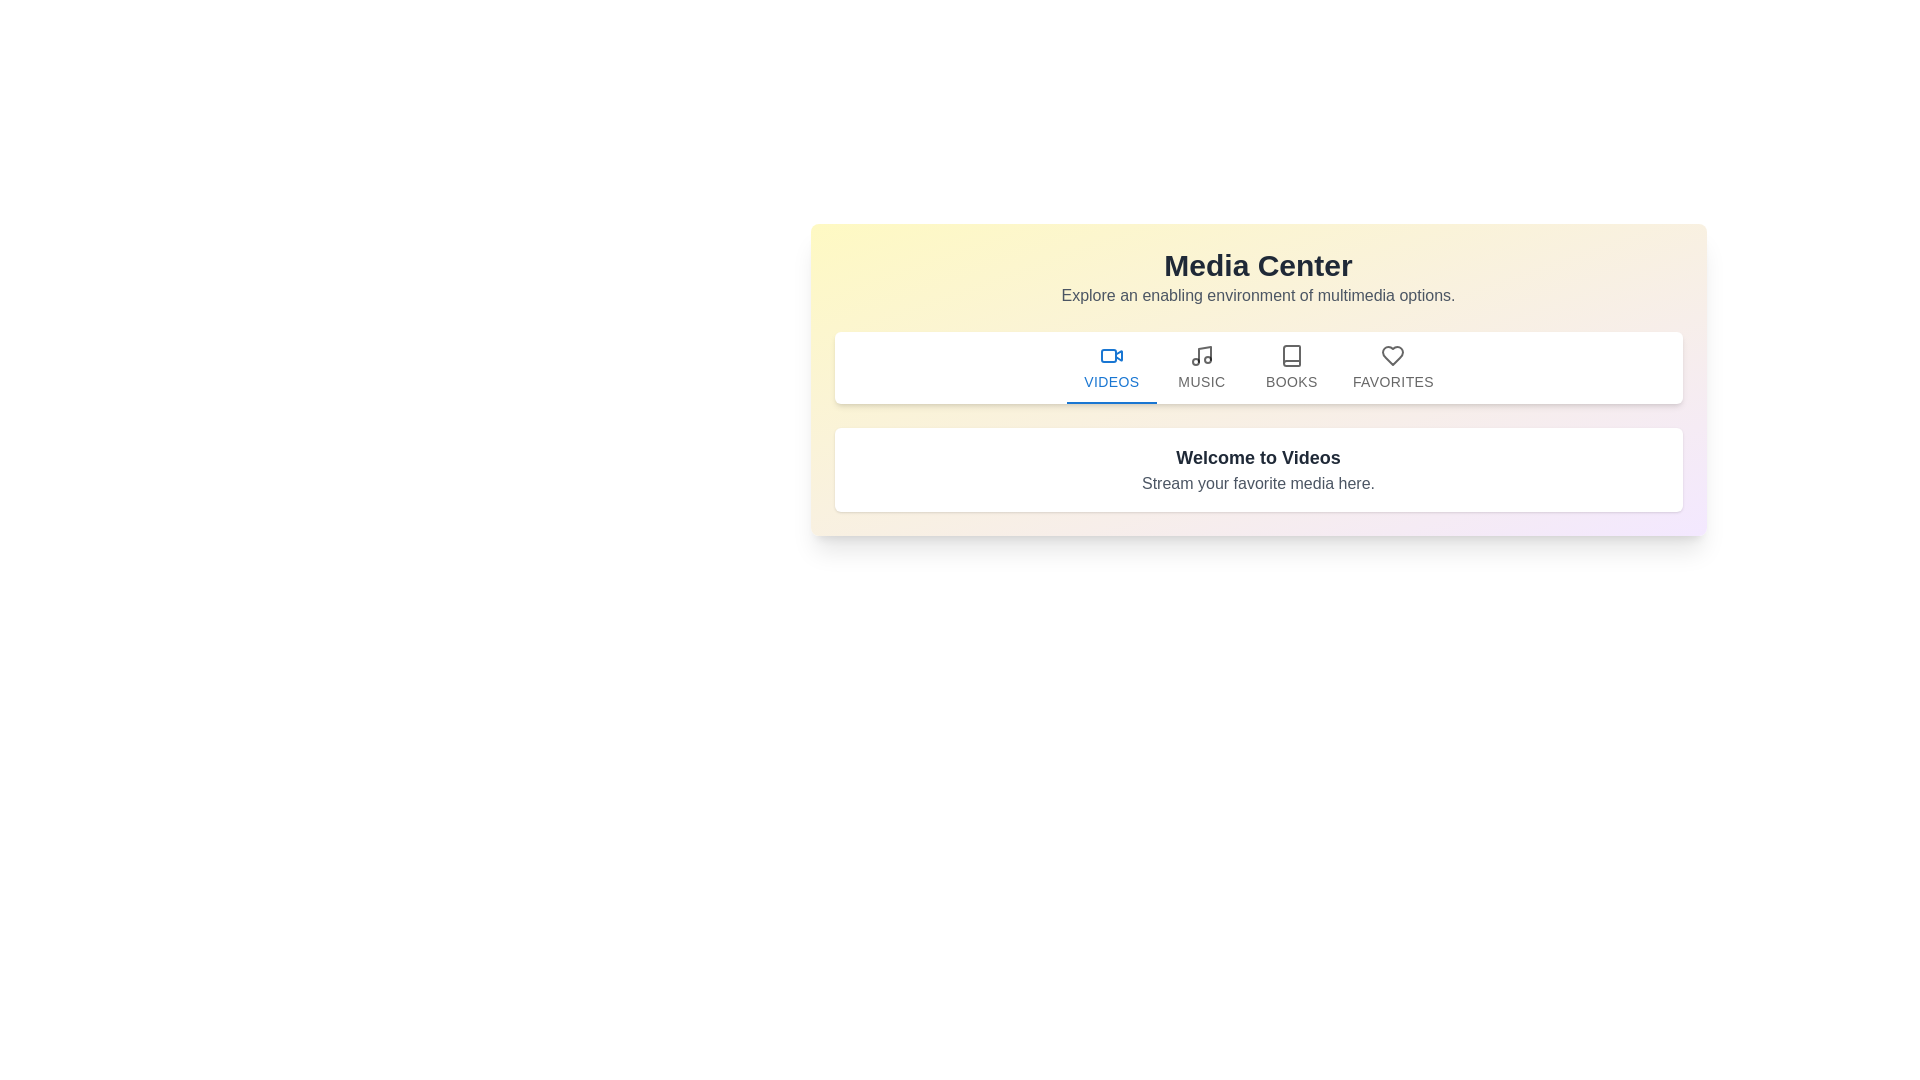 The image size is (1920, 1080). Describe the element at coordinates (1291, 355) in the screenshot. I see `the 'Books' icon` at that location.